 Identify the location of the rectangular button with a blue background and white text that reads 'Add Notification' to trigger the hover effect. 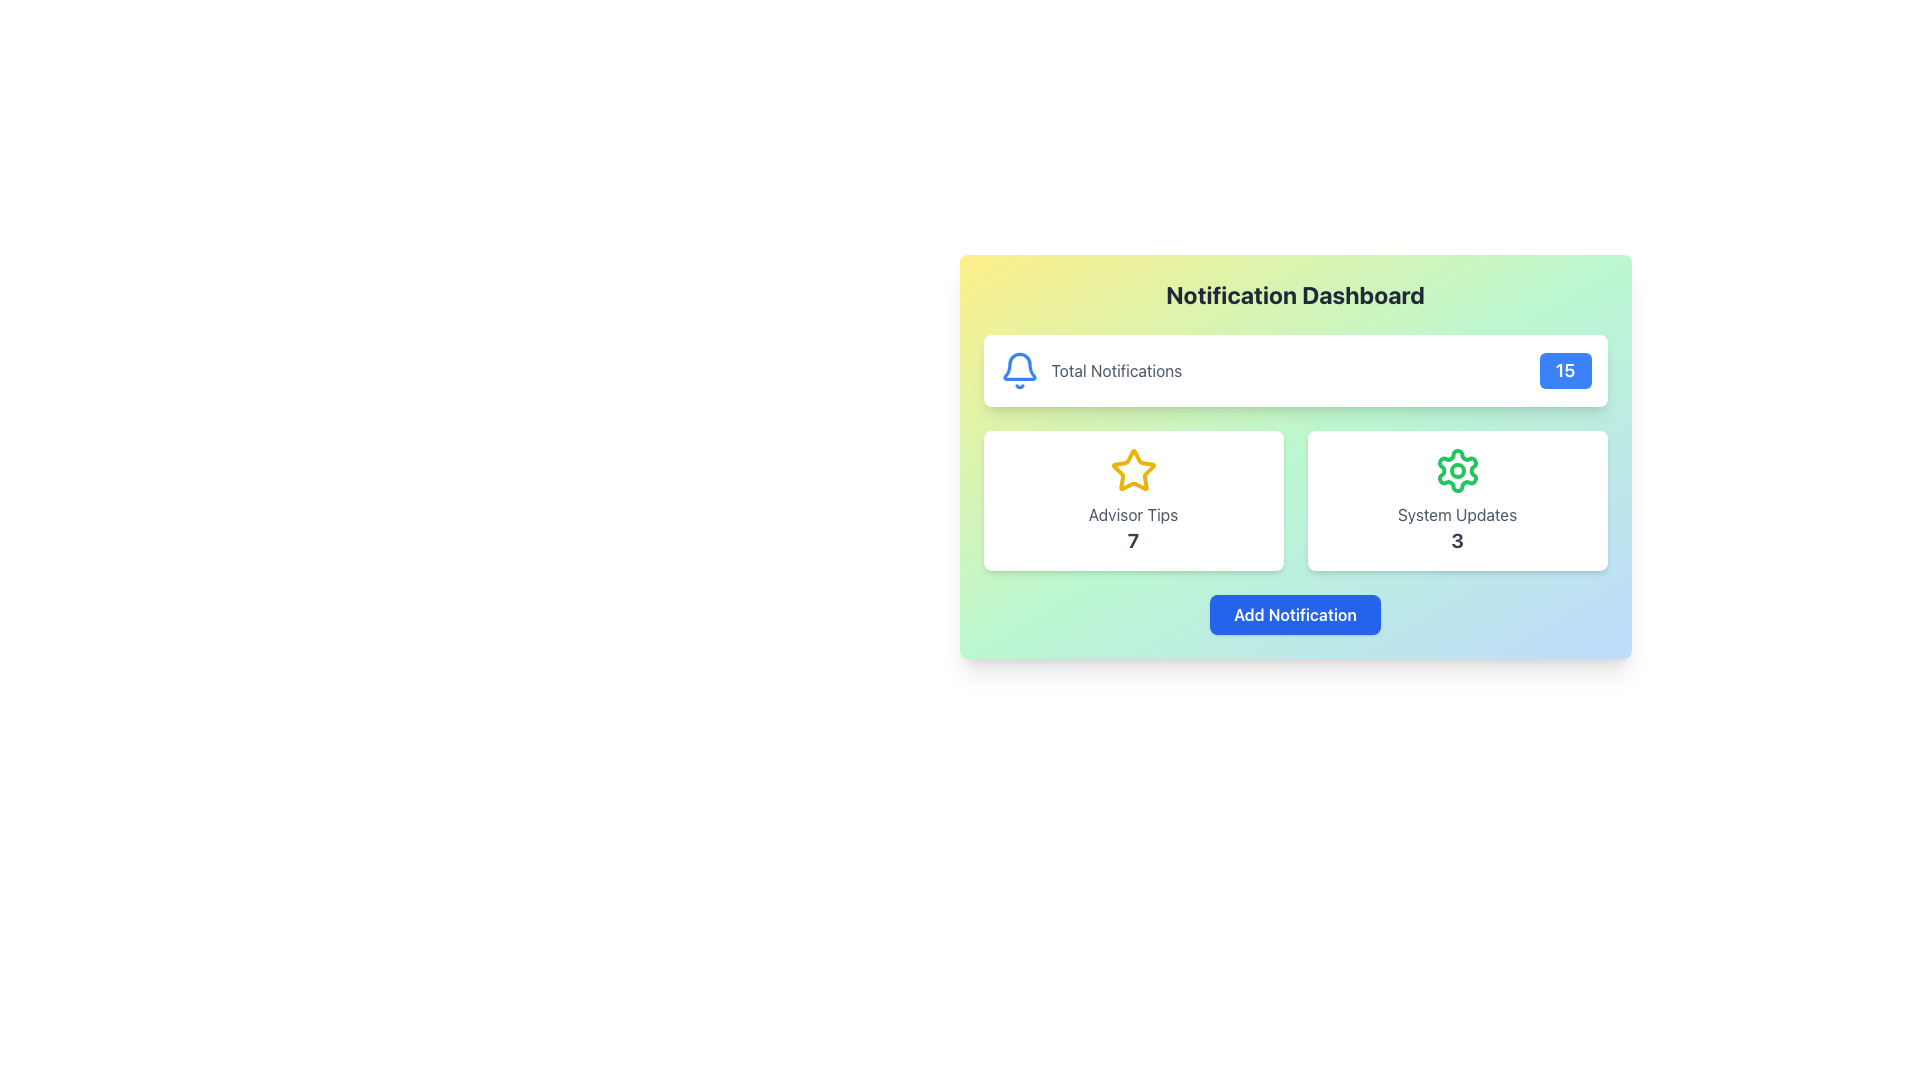
(1295, 613).